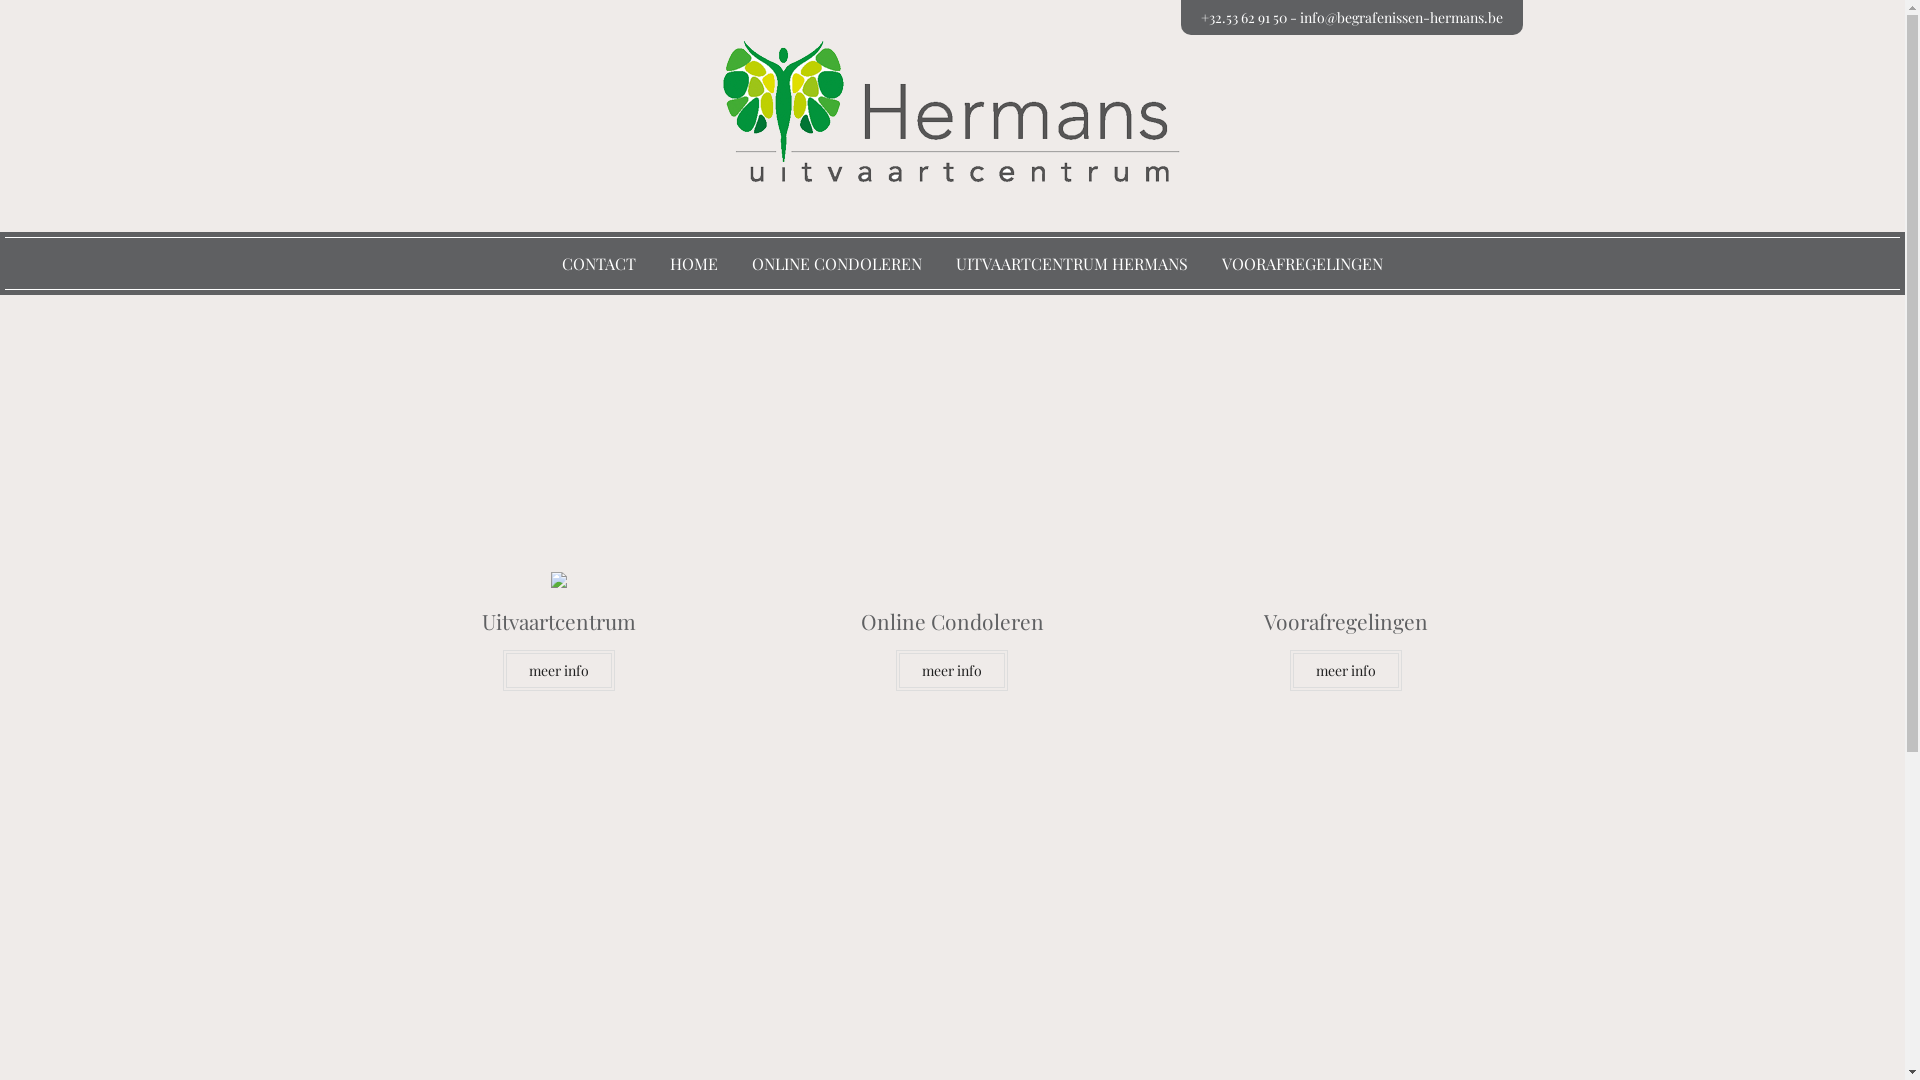 The height and width of the screenshot is (1080, 1920). Describe the element at coordinates (1221, 262) in the screenshot. I see `'VOORAFREGELINGEN'` at that location.